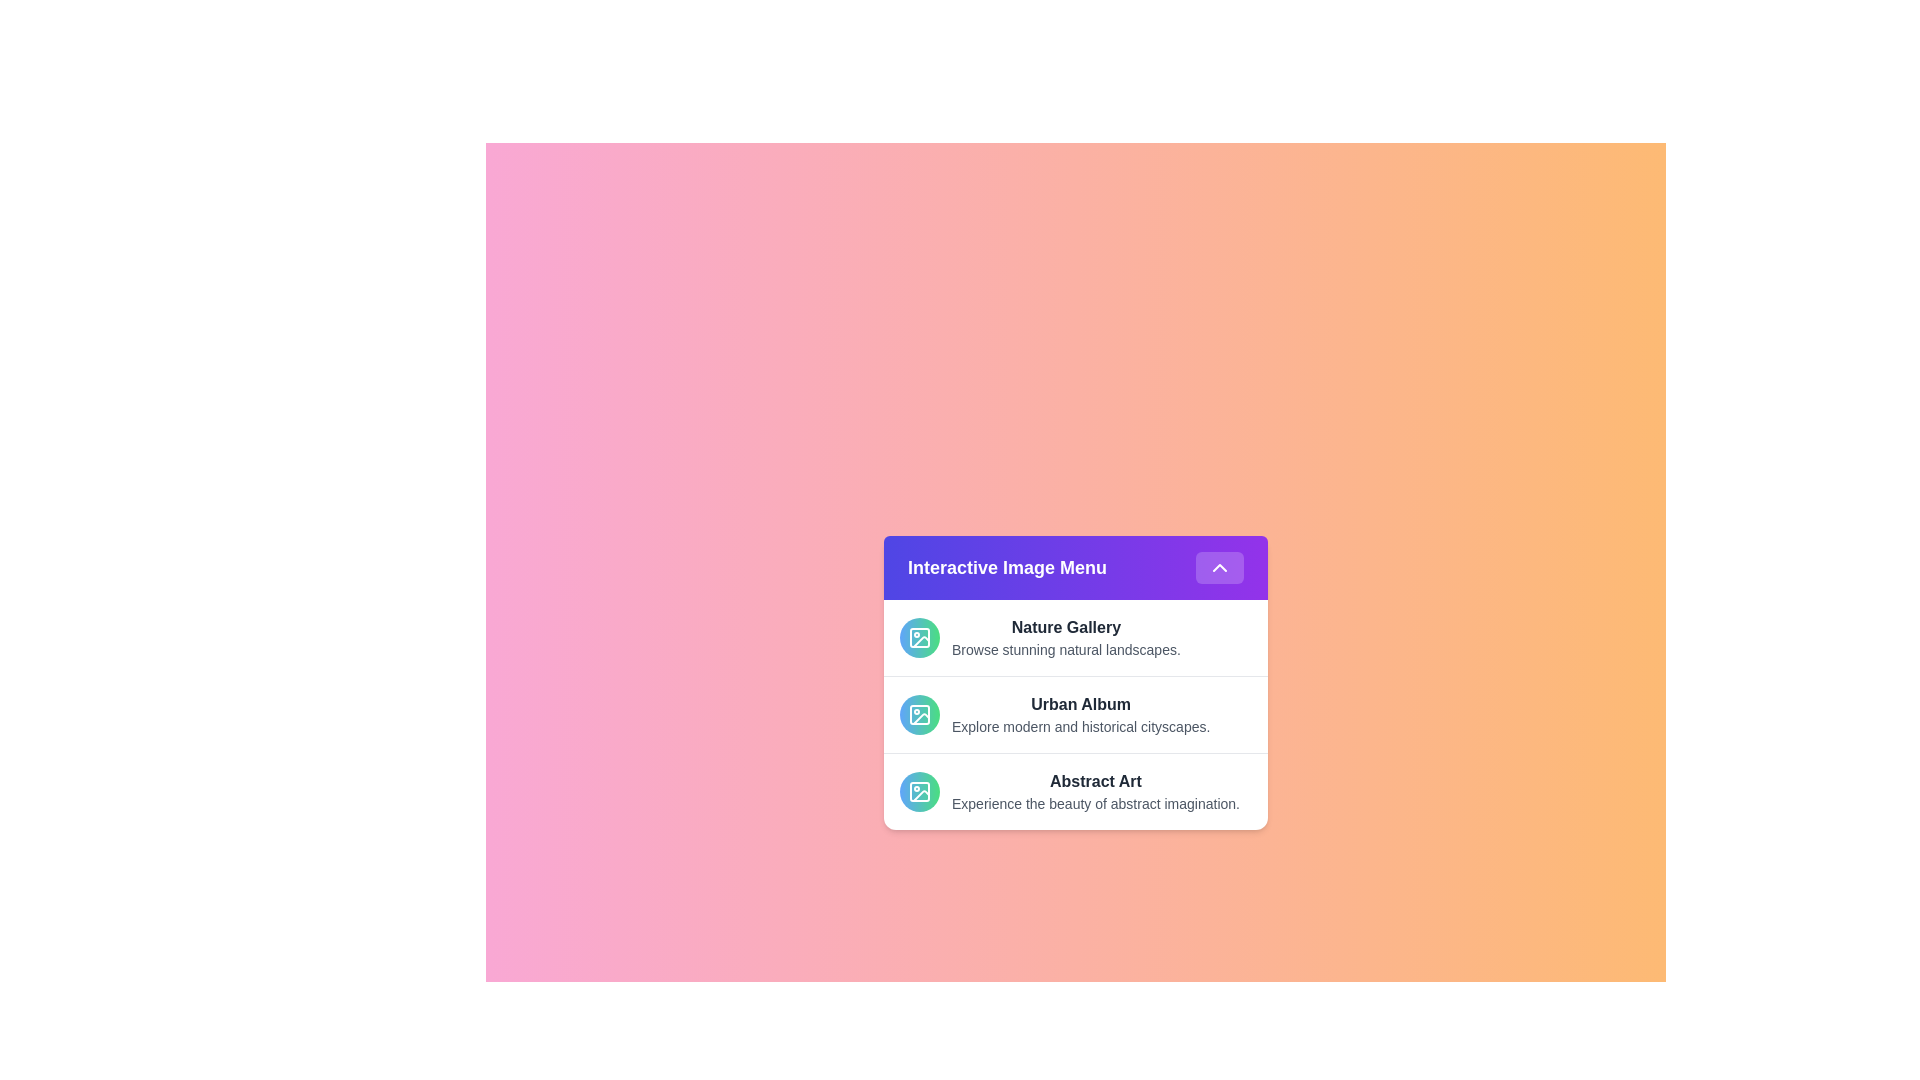 The width and height of the screenshot is (1920, 1080). What do you see at coordinates (1074, 790) in the screenshot?
I see `the menu item labeled Abstract Art` at bounding box center [1074, 790].